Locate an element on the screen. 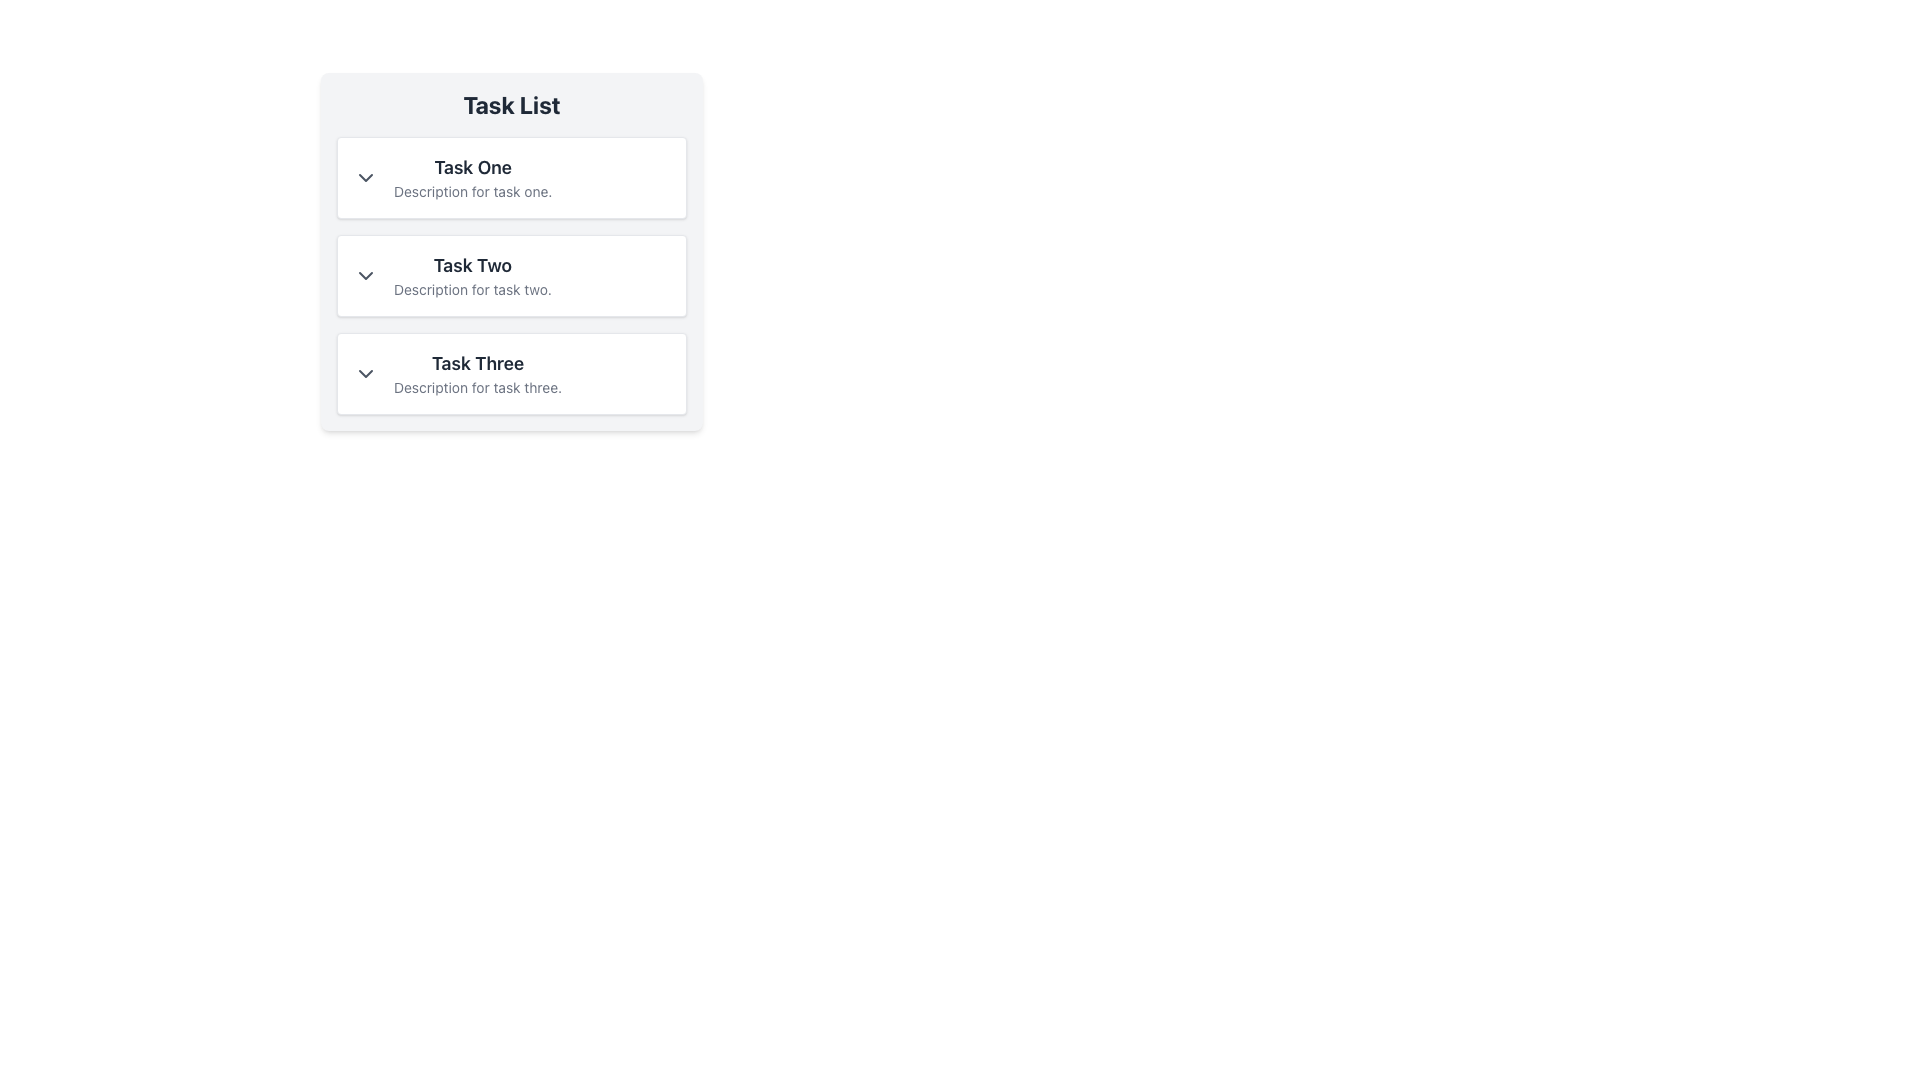 This screenshot has height=1080, width=1920. the text label providing additional details related to 'Task Two', located beneath the 'Task Two' header in the second card of the 'Task List' is located at coordinates (471, 289).